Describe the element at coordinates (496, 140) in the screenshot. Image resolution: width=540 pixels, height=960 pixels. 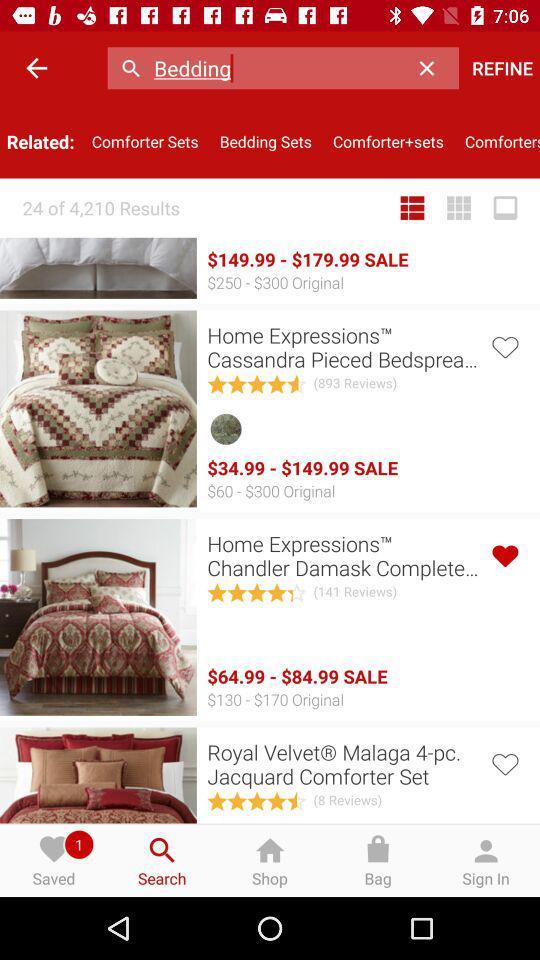
I see `the icon below the refine item` at that location.